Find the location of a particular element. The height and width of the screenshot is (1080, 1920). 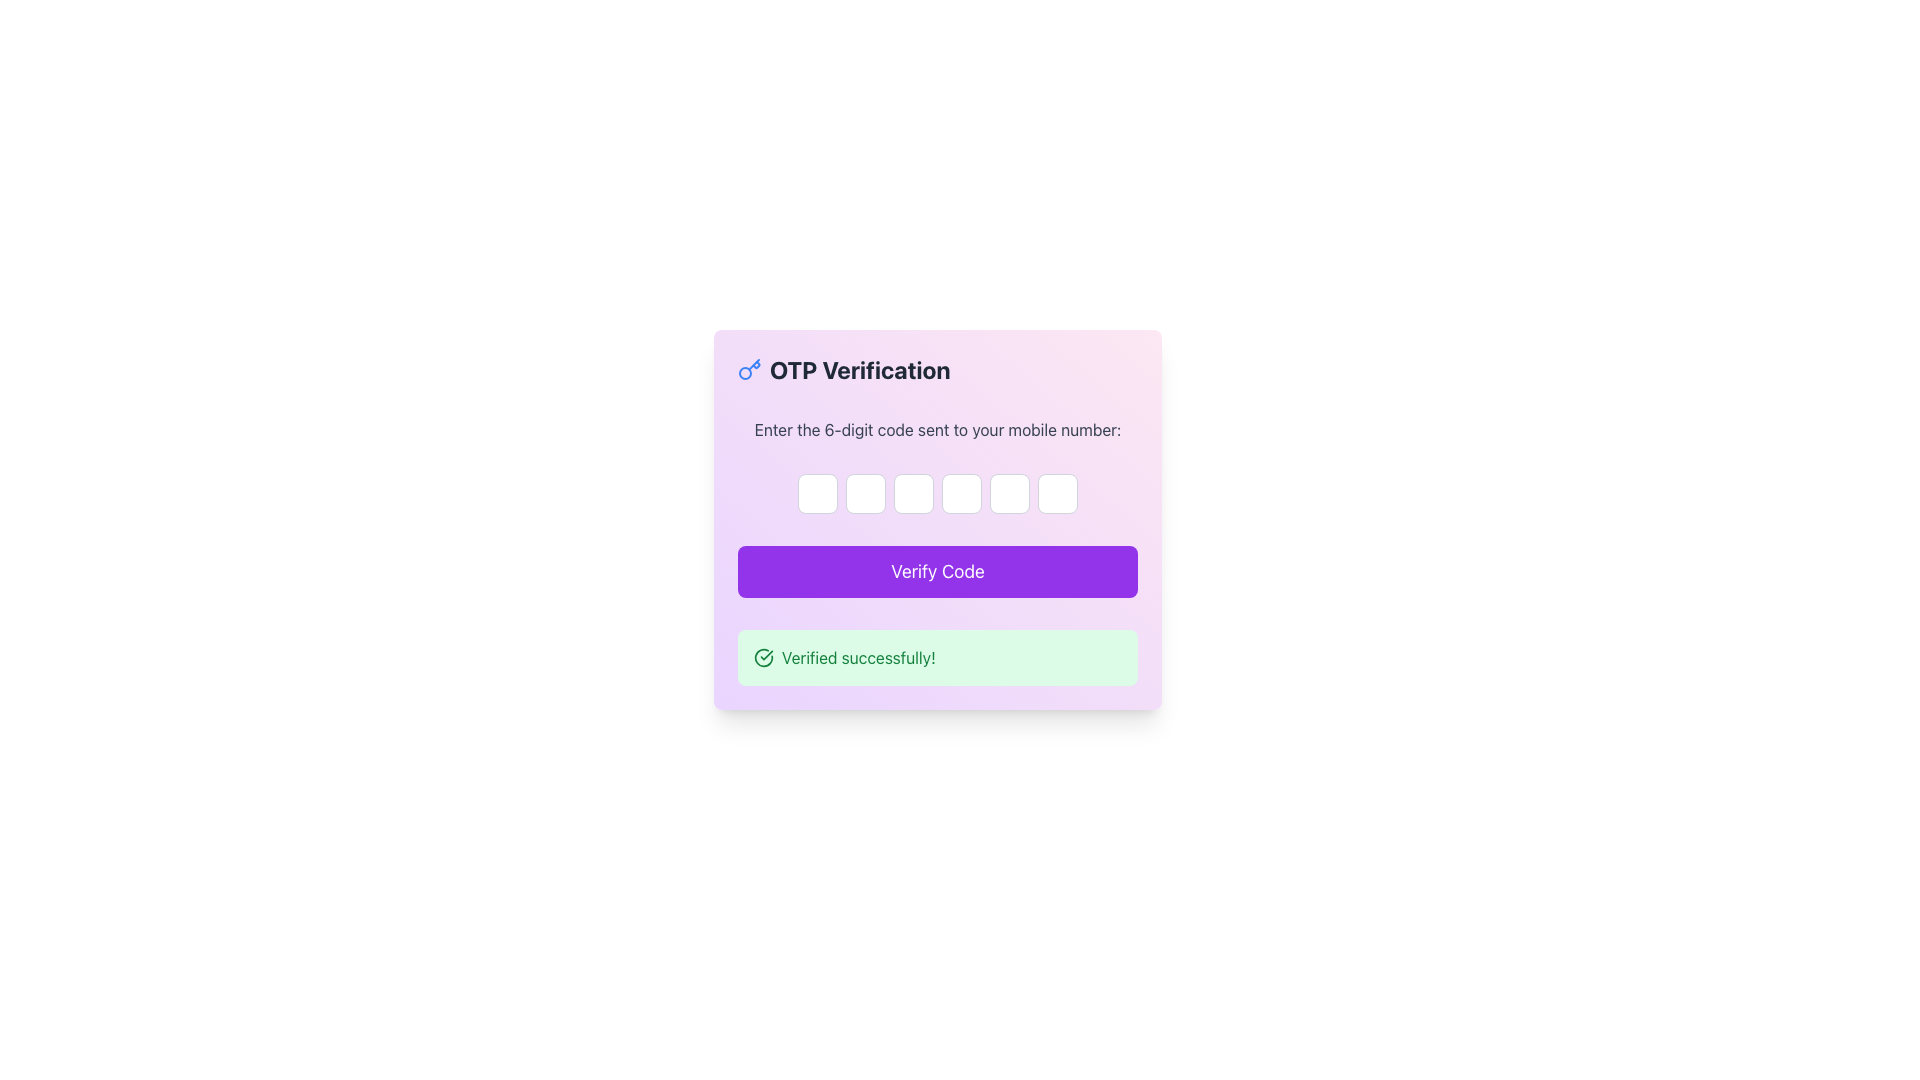

the blue key icon with a circular handle located to the left of the 'OTP Verification' text at the top of the interface is located at coordinates (748, 370).